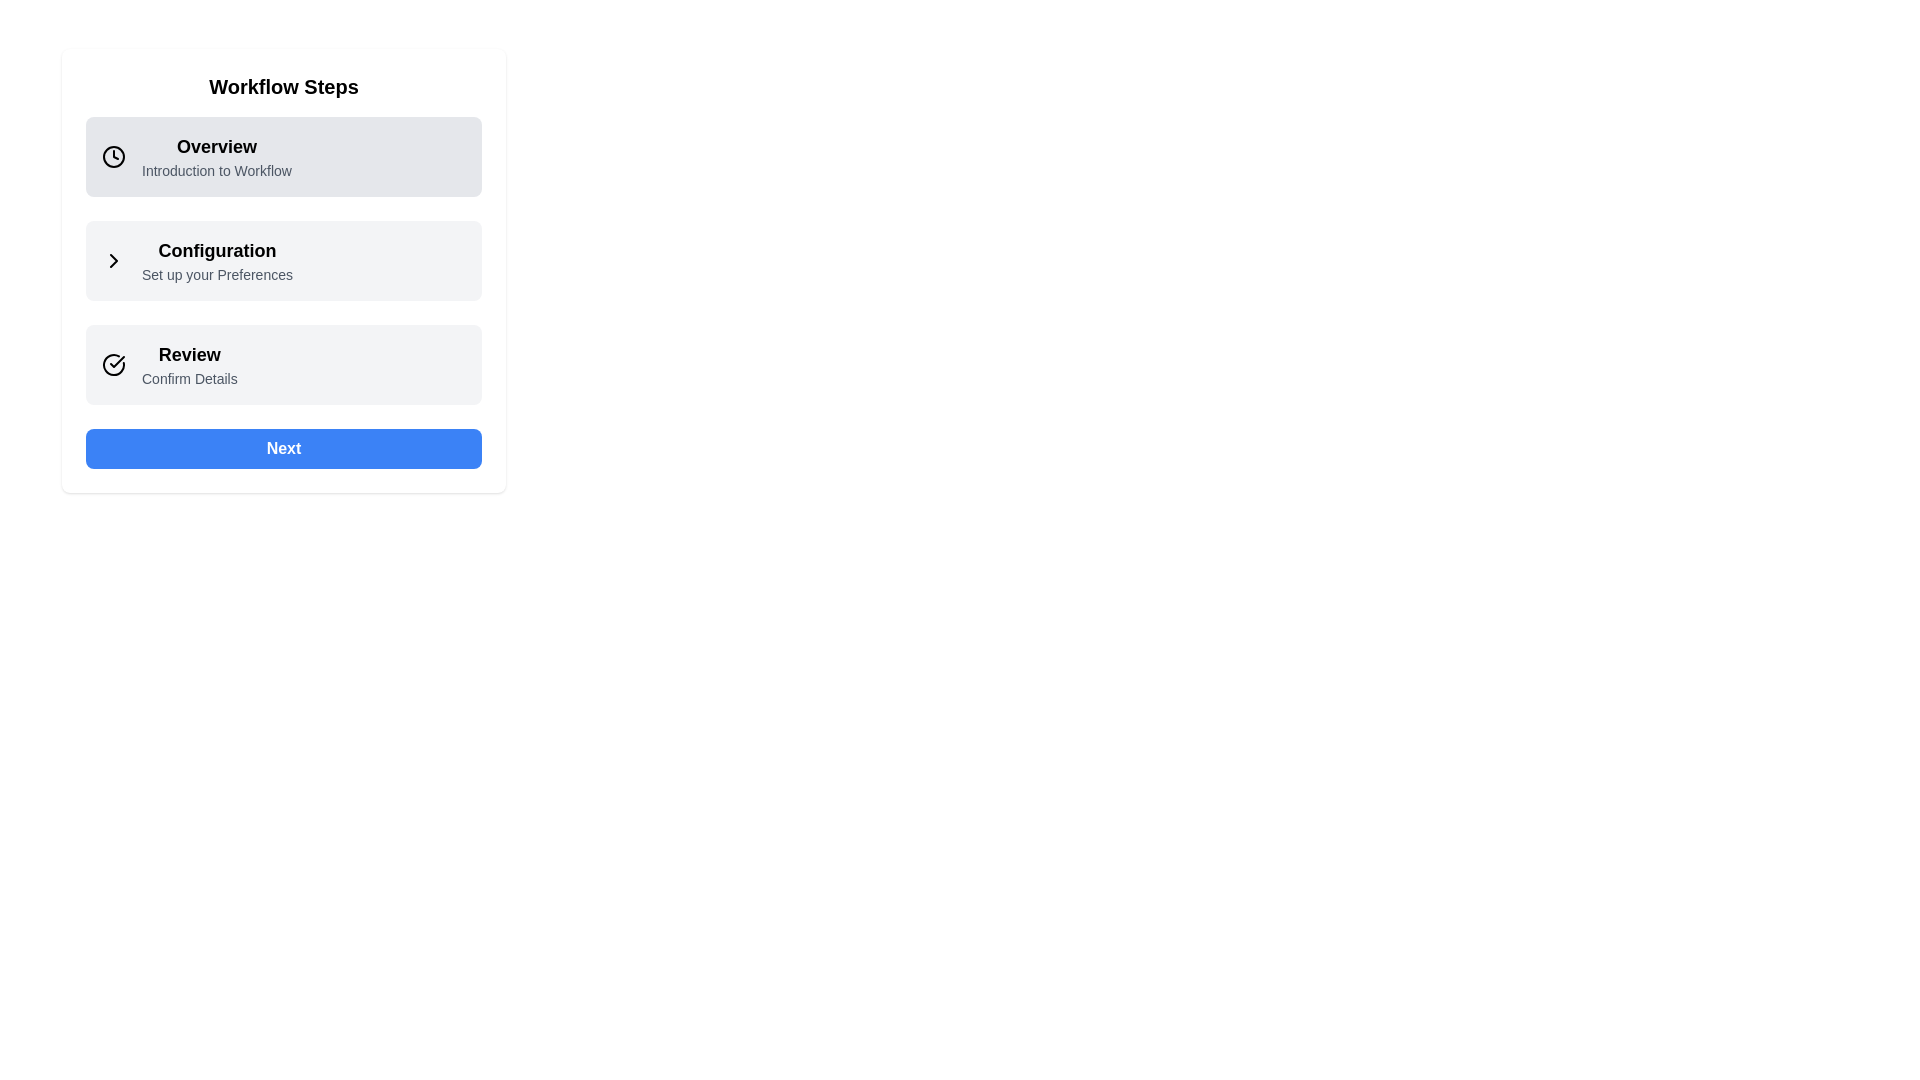 The width and height of the screenshot is (1920, 1080). I want to click on the small circular clock icon located at the top-left corner of the light gray box labeled 'Overview', which contains the text 'Introduction to Workflow', so click(120, 156).